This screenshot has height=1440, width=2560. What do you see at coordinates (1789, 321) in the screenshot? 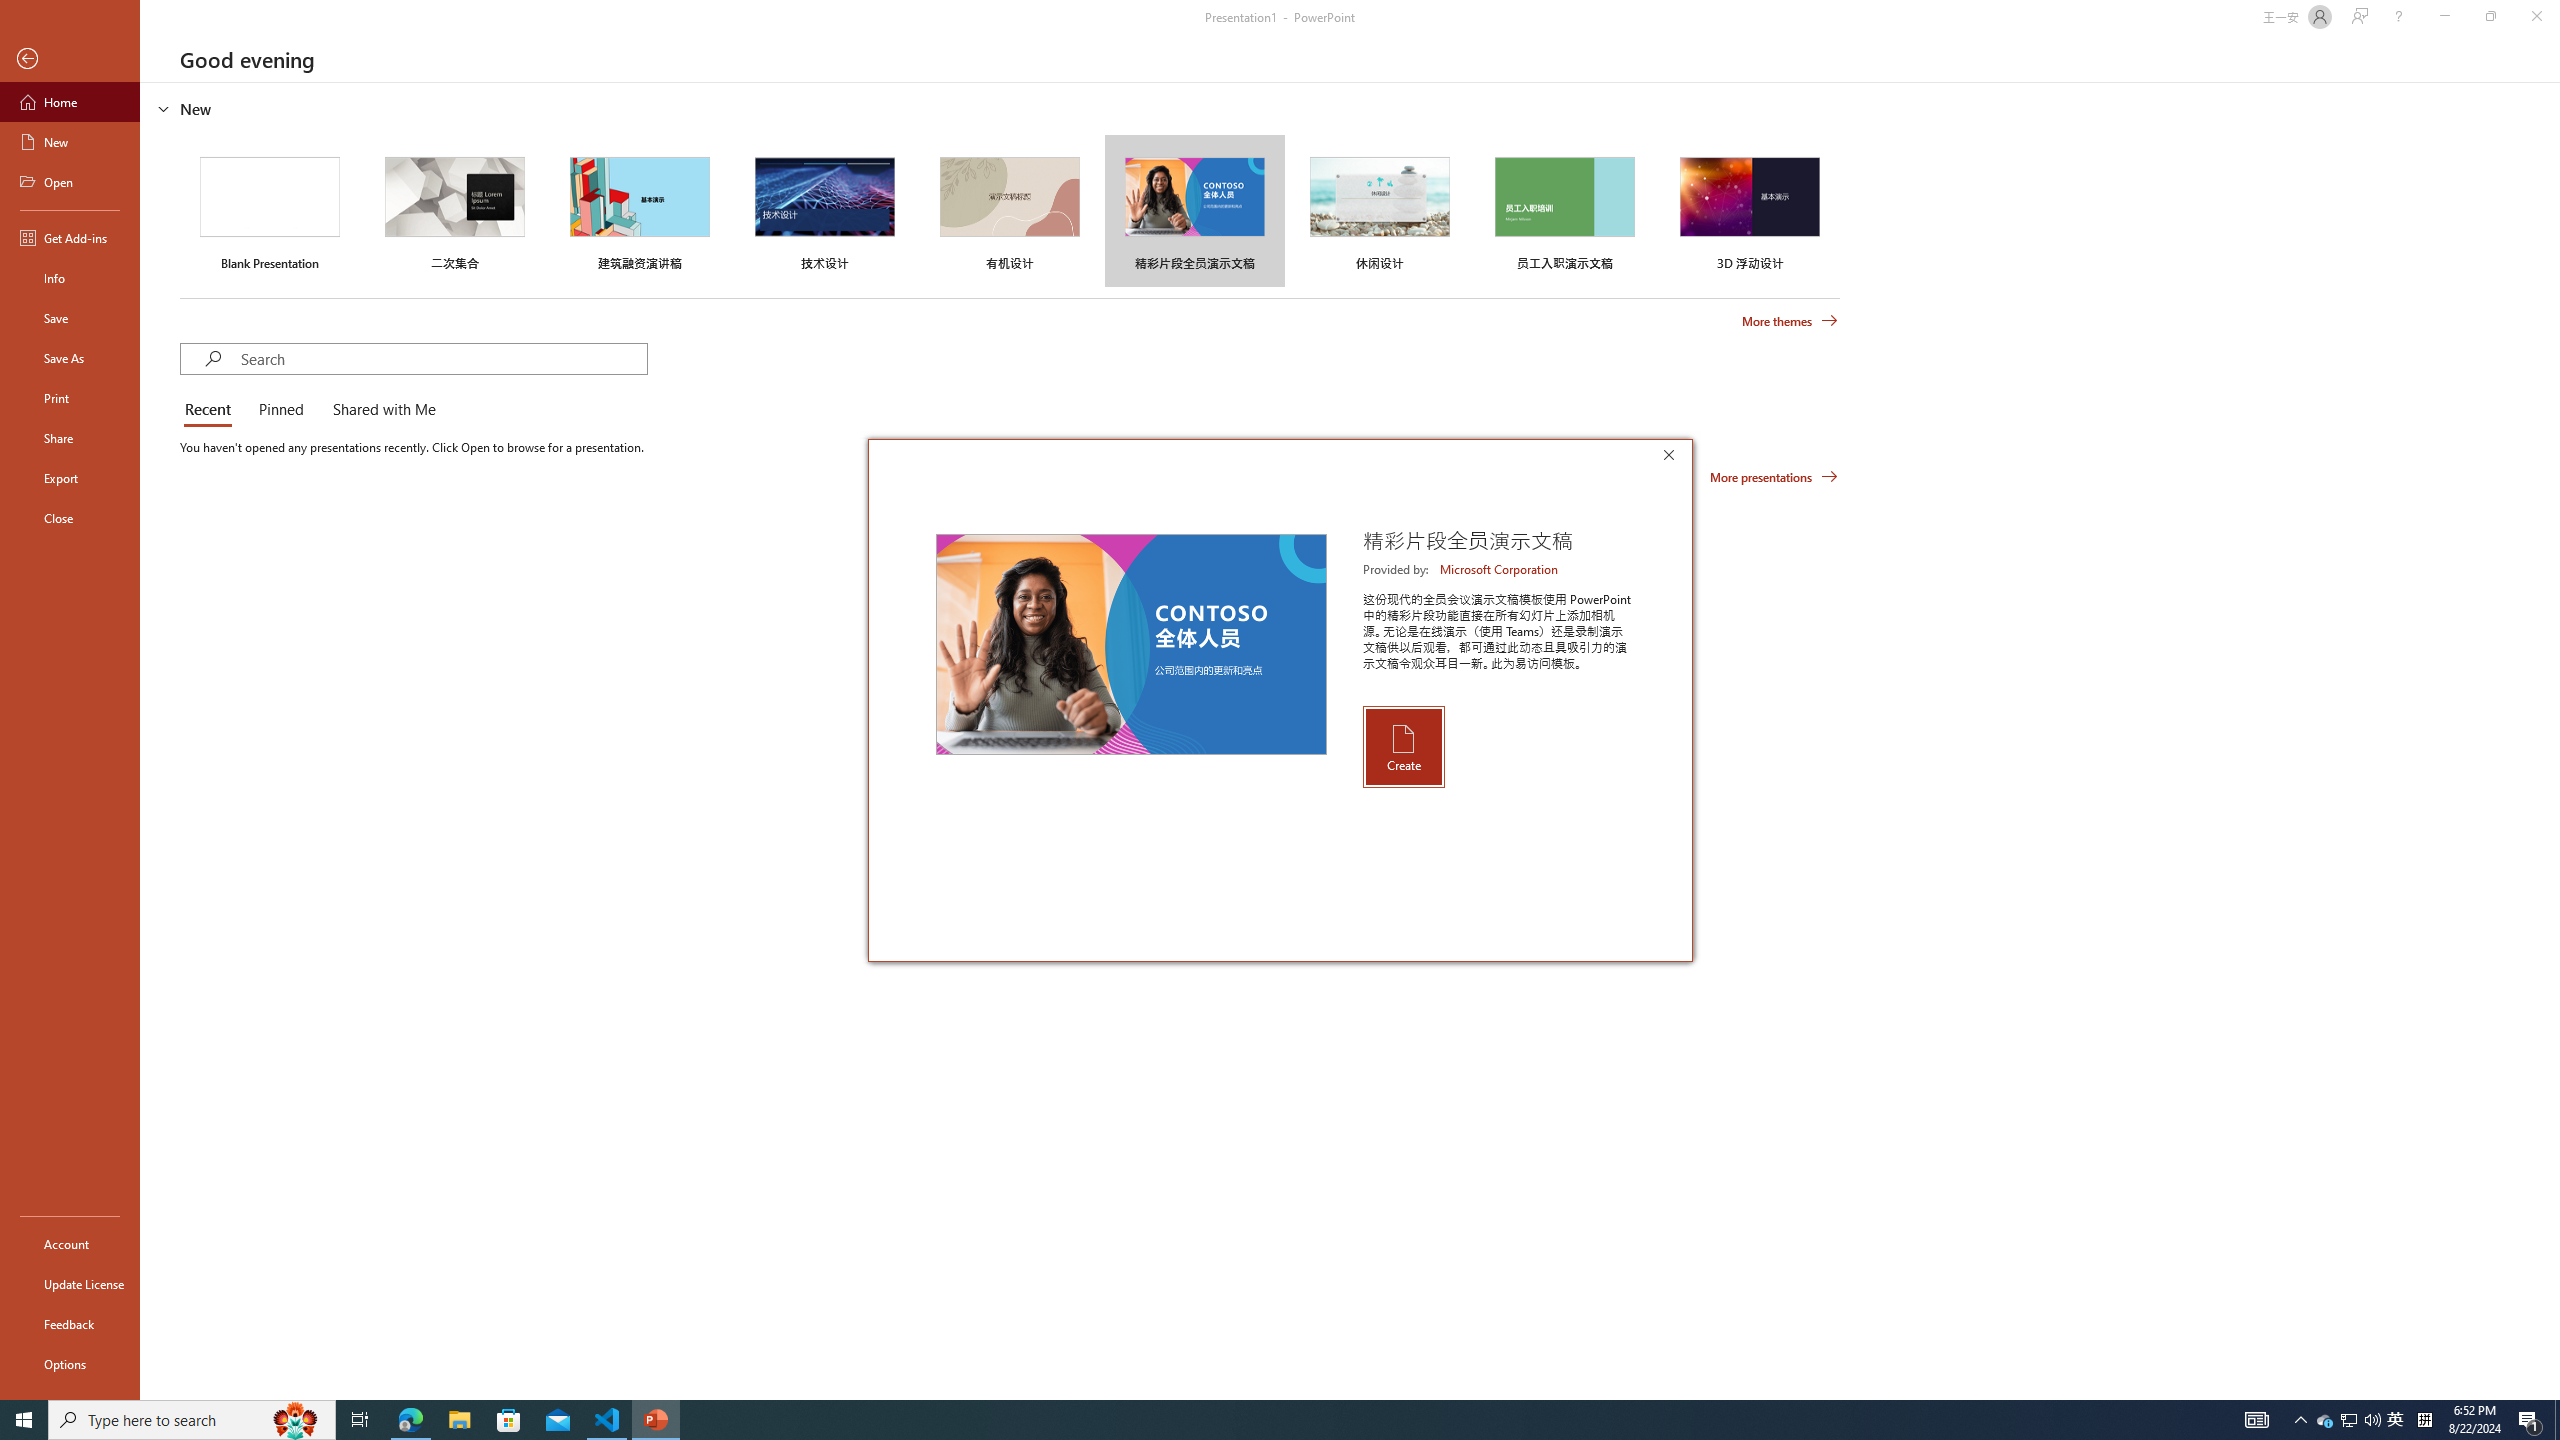
I see `'More themes'` at bounding box center [1789, 321].